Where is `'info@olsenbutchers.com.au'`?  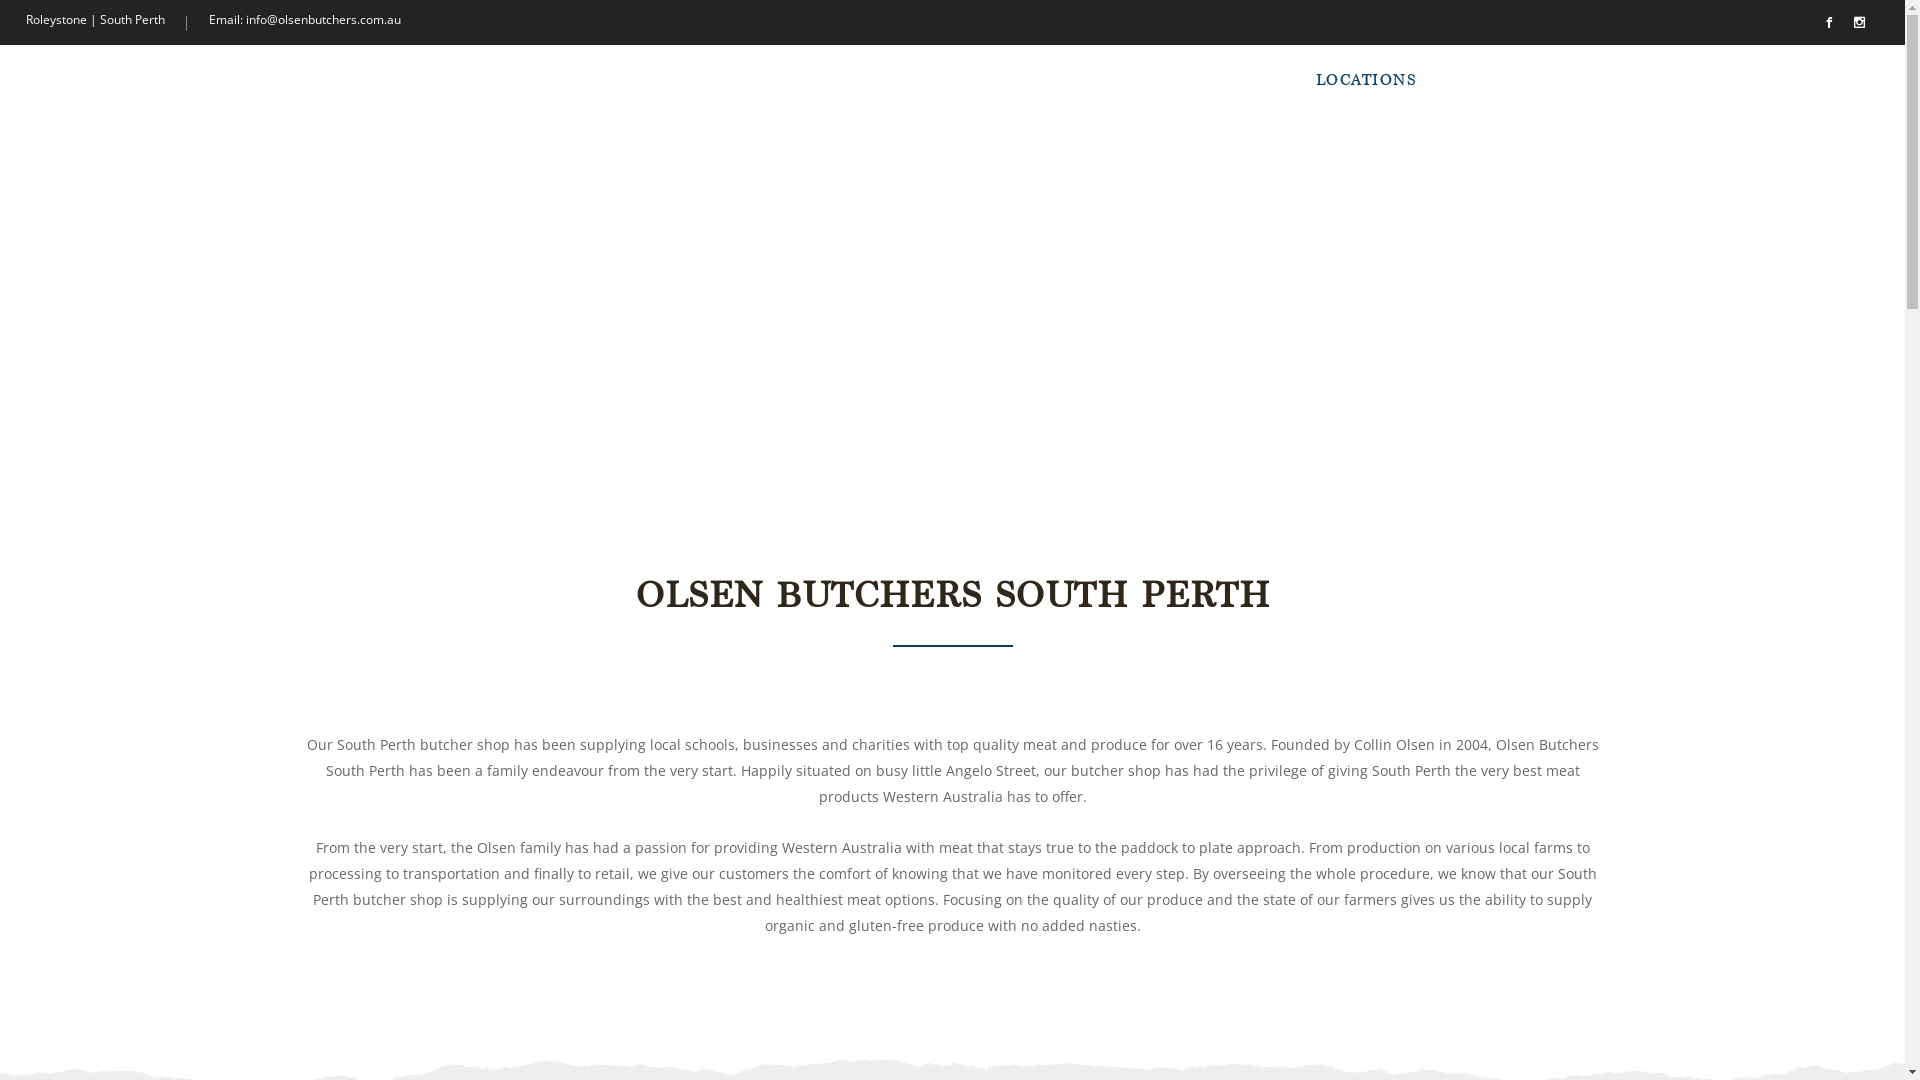 'info@olsenbutchers.com.au' is located at coordinates (323, 19).